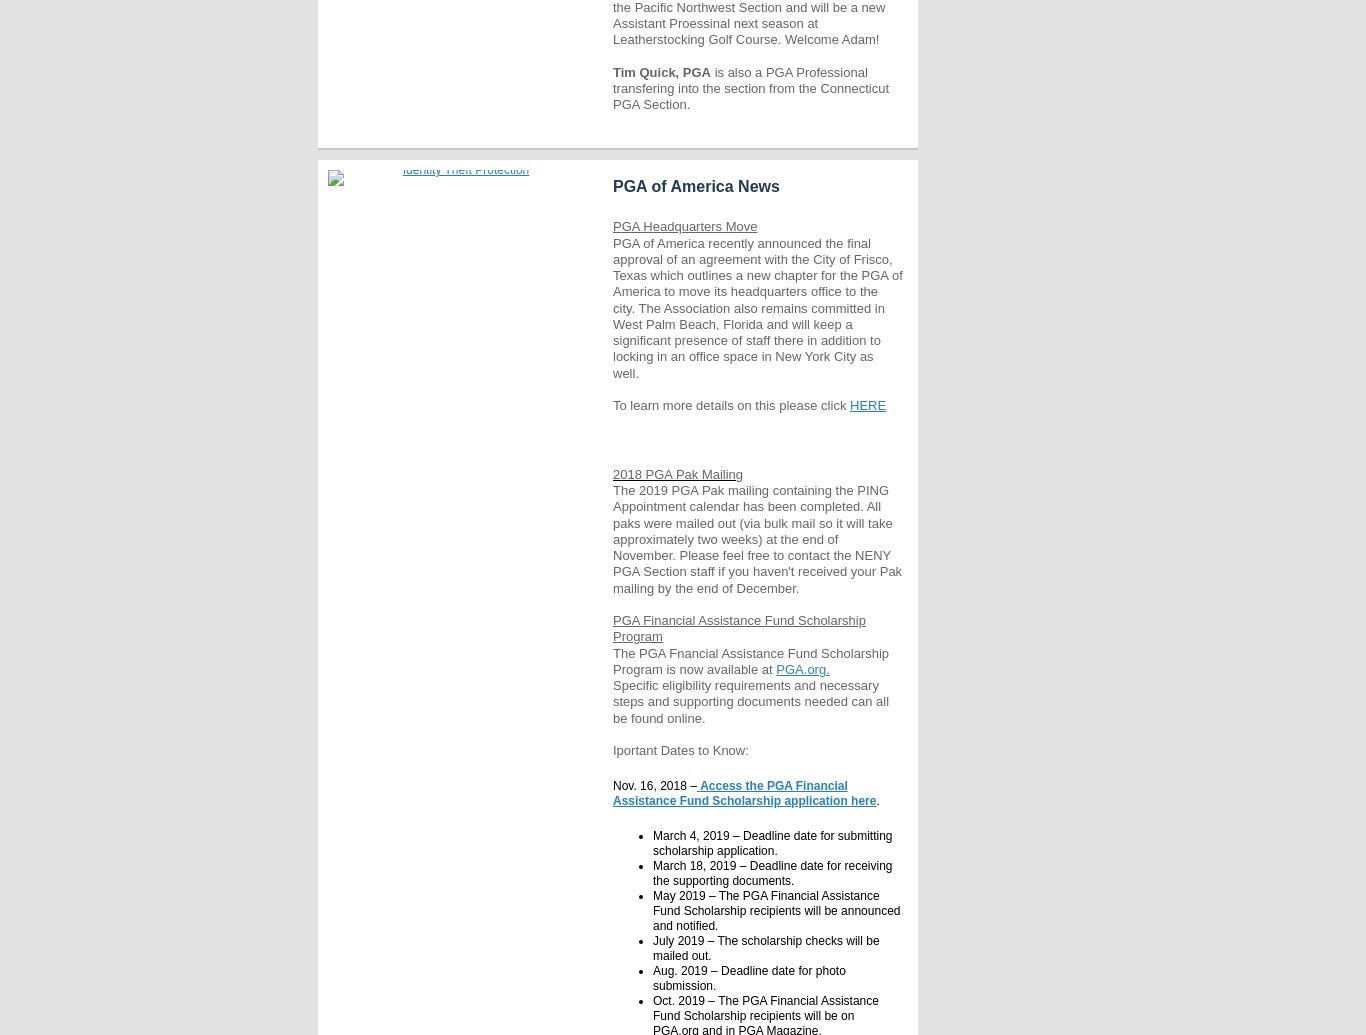  I want to click on 'Access the PGA Financial Assistance Fund Scholarship application here', so click(744, 792).